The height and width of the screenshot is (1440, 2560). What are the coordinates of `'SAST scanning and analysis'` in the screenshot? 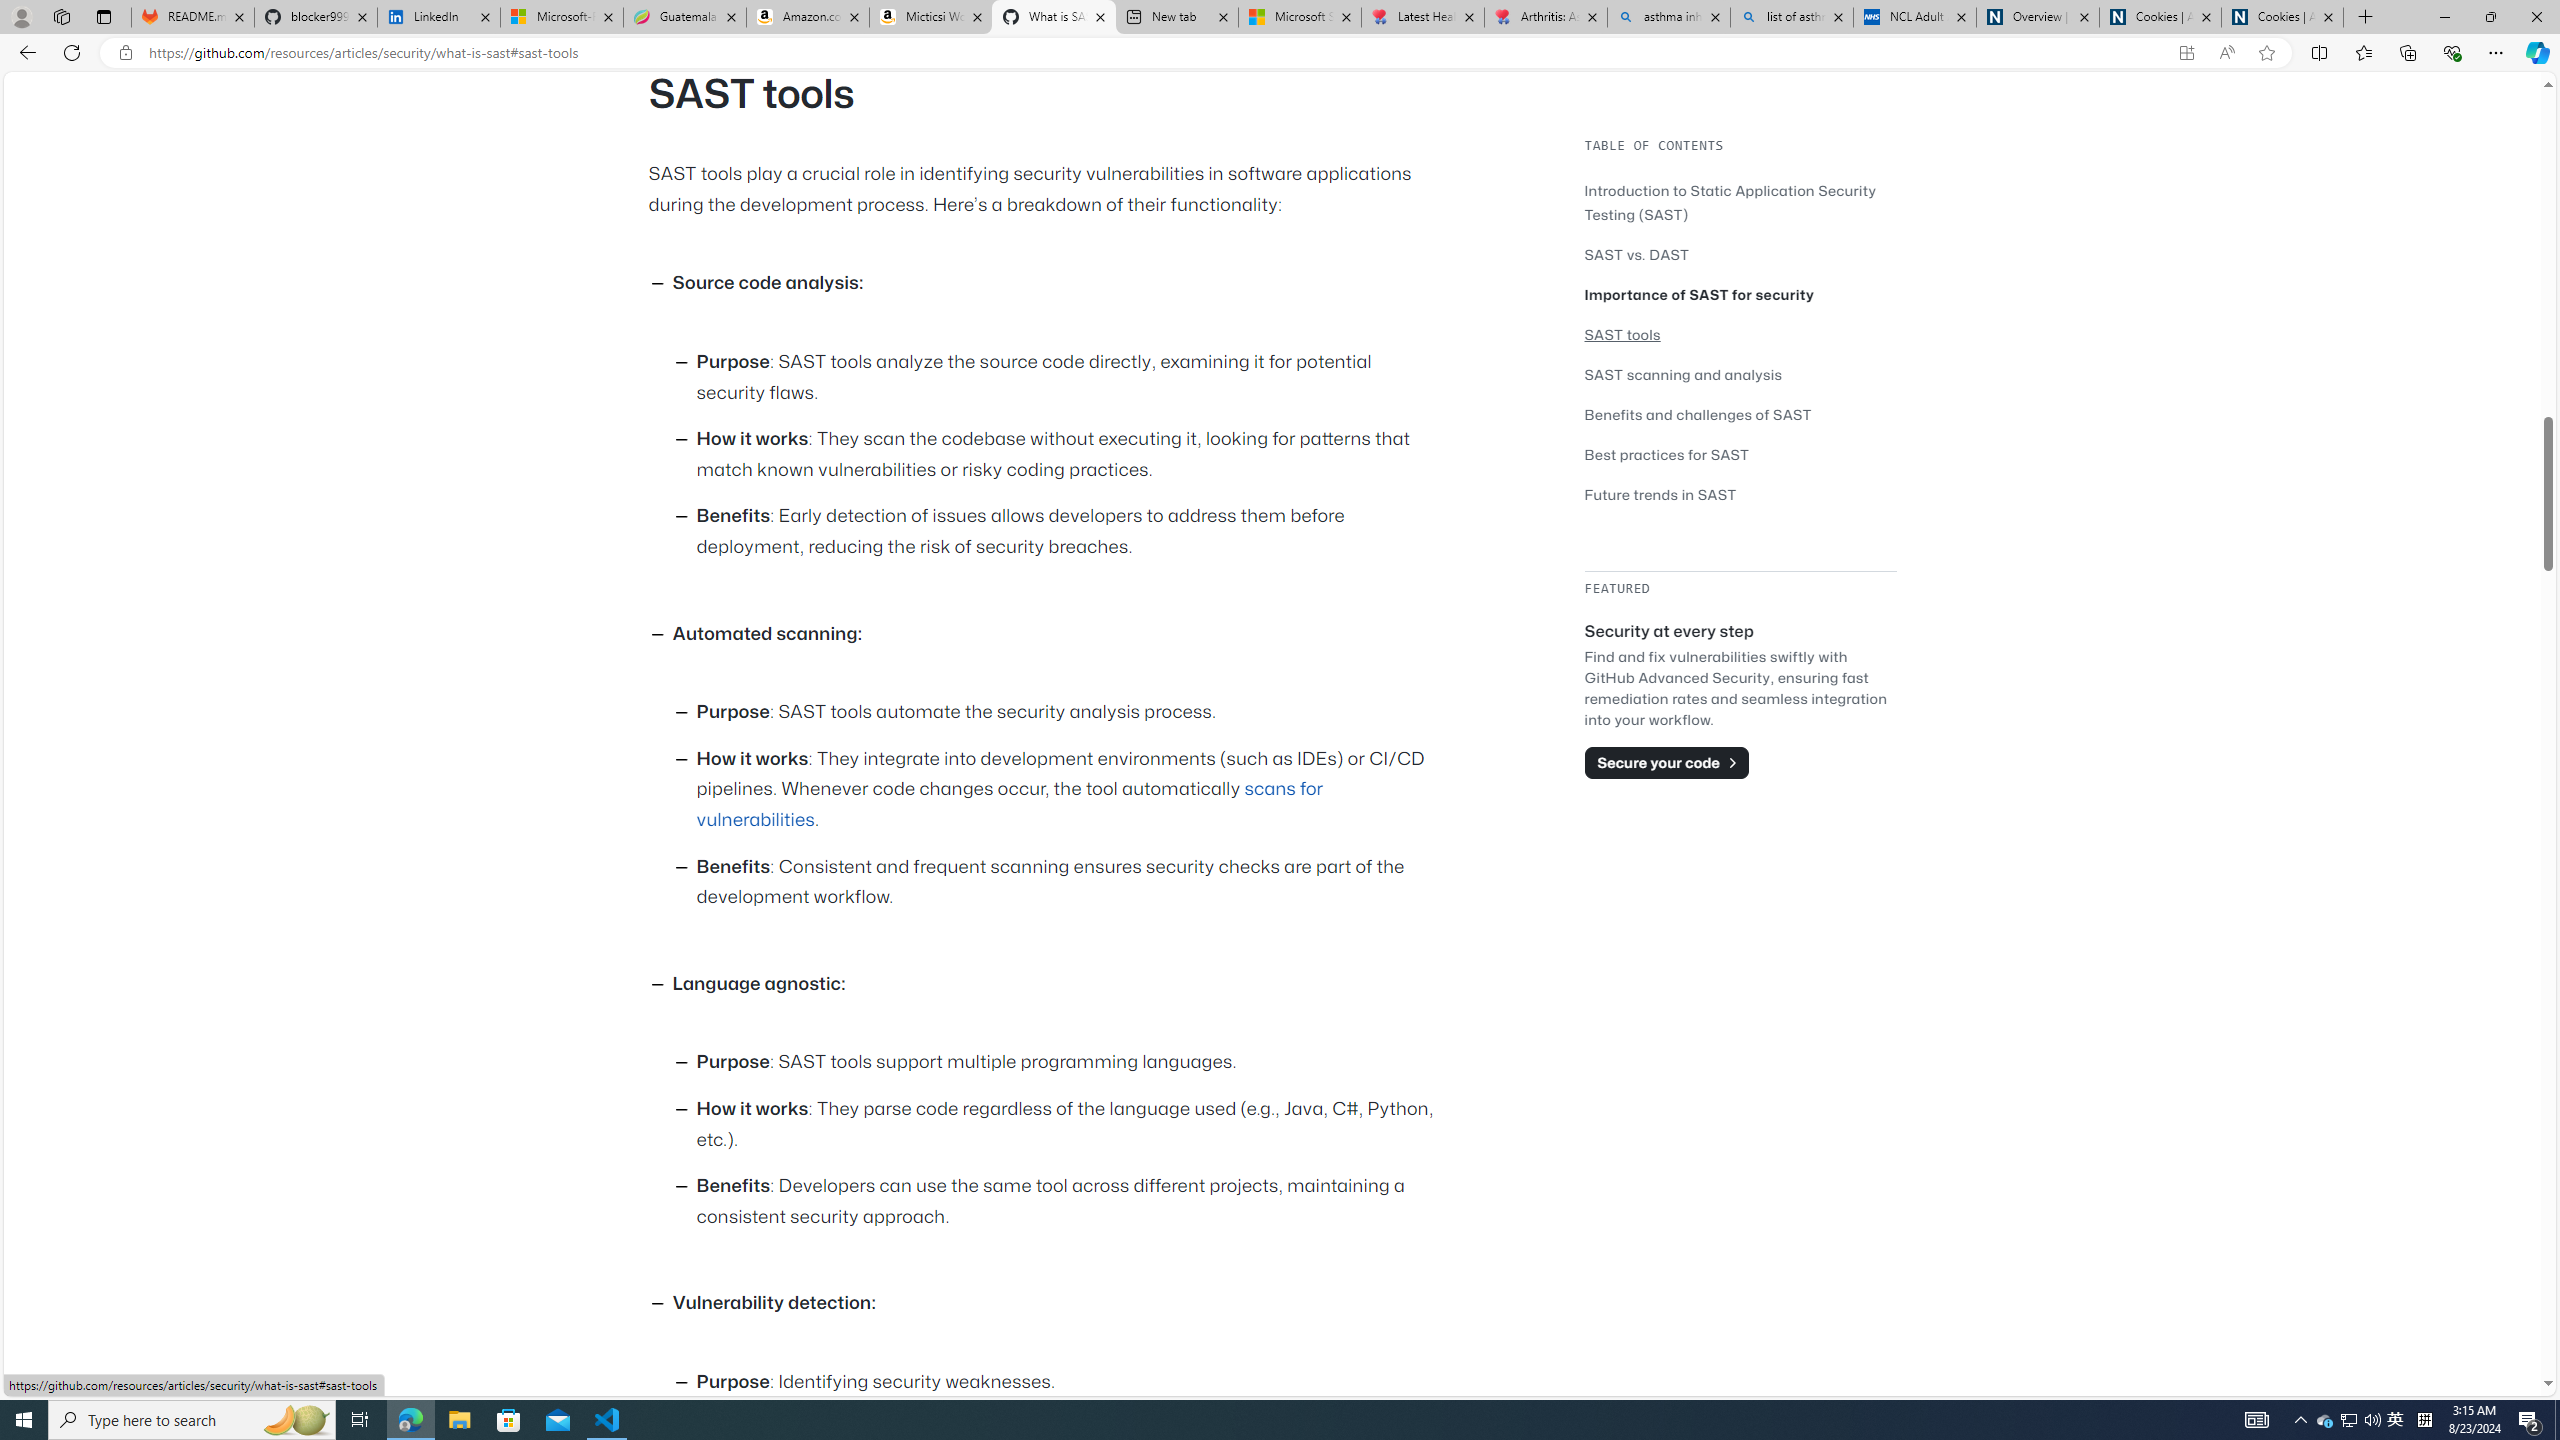 It's located at (1683, 374).